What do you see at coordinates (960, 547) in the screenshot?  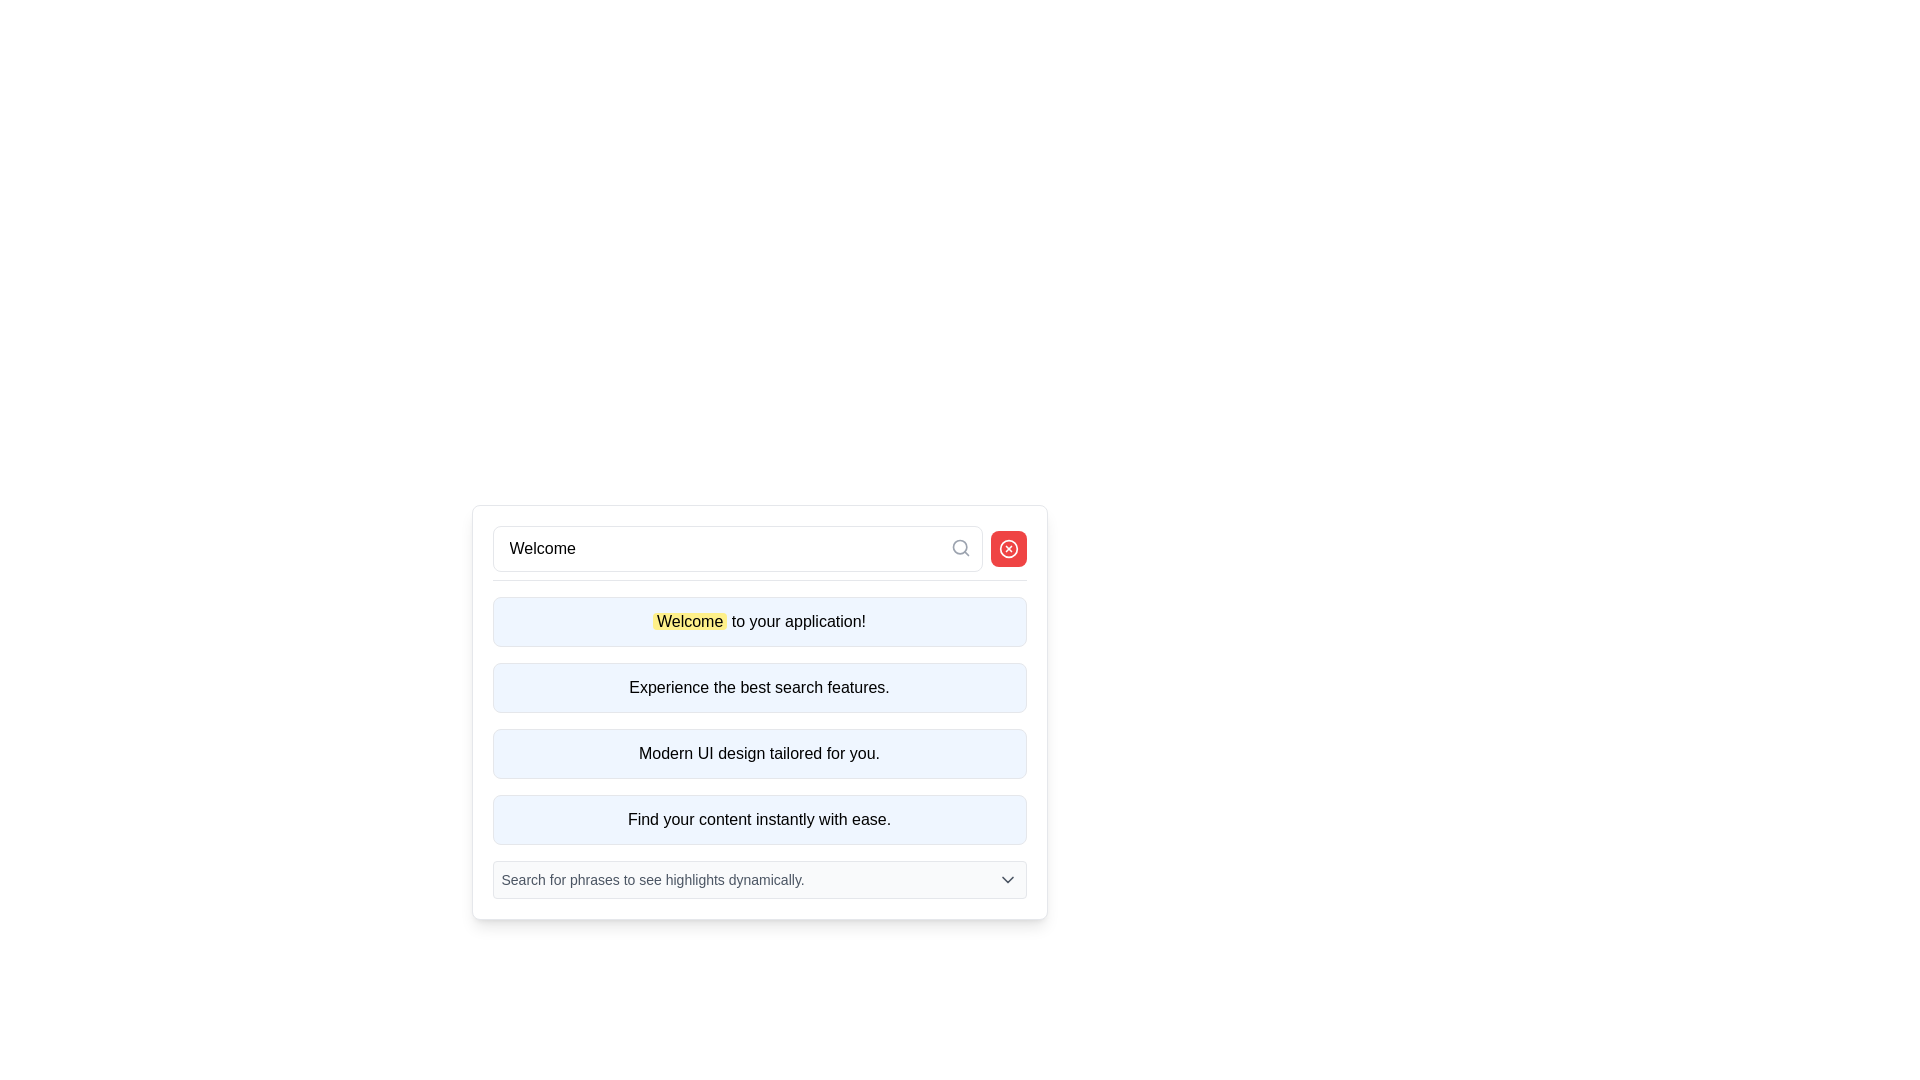 I see `the gray magnifying glass icon located inside the search input field at the right-hand side` at bounding box center [960, 547].